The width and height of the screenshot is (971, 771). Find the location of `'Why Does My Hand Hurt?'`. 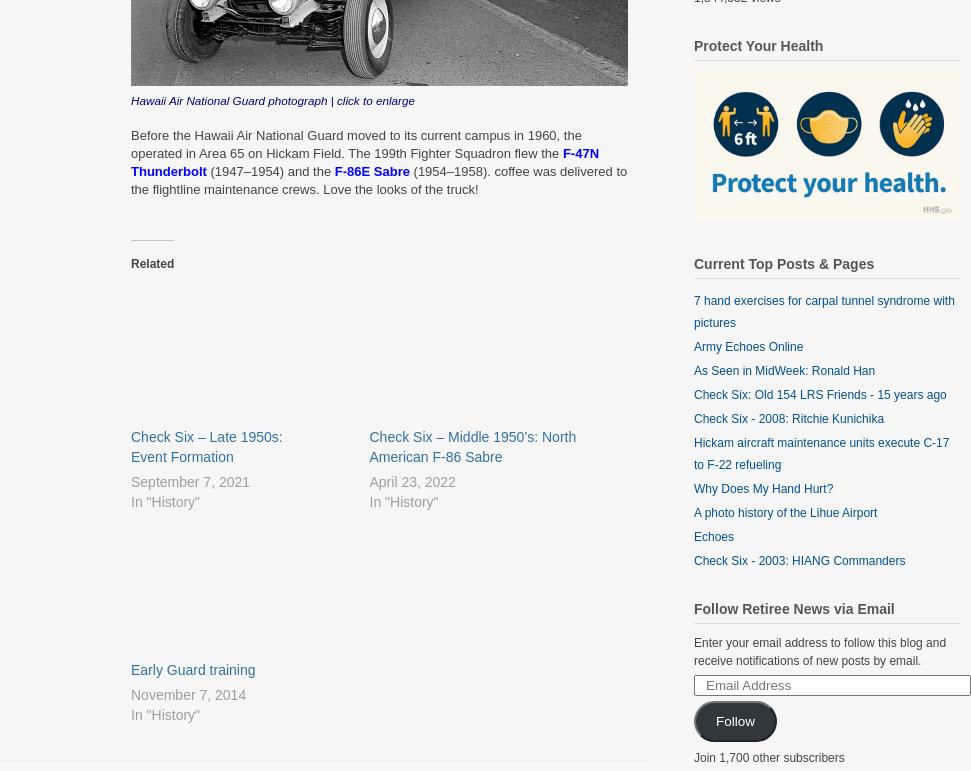

'Why Does My Hand Hurt?' is located at coordinates (763, 487).